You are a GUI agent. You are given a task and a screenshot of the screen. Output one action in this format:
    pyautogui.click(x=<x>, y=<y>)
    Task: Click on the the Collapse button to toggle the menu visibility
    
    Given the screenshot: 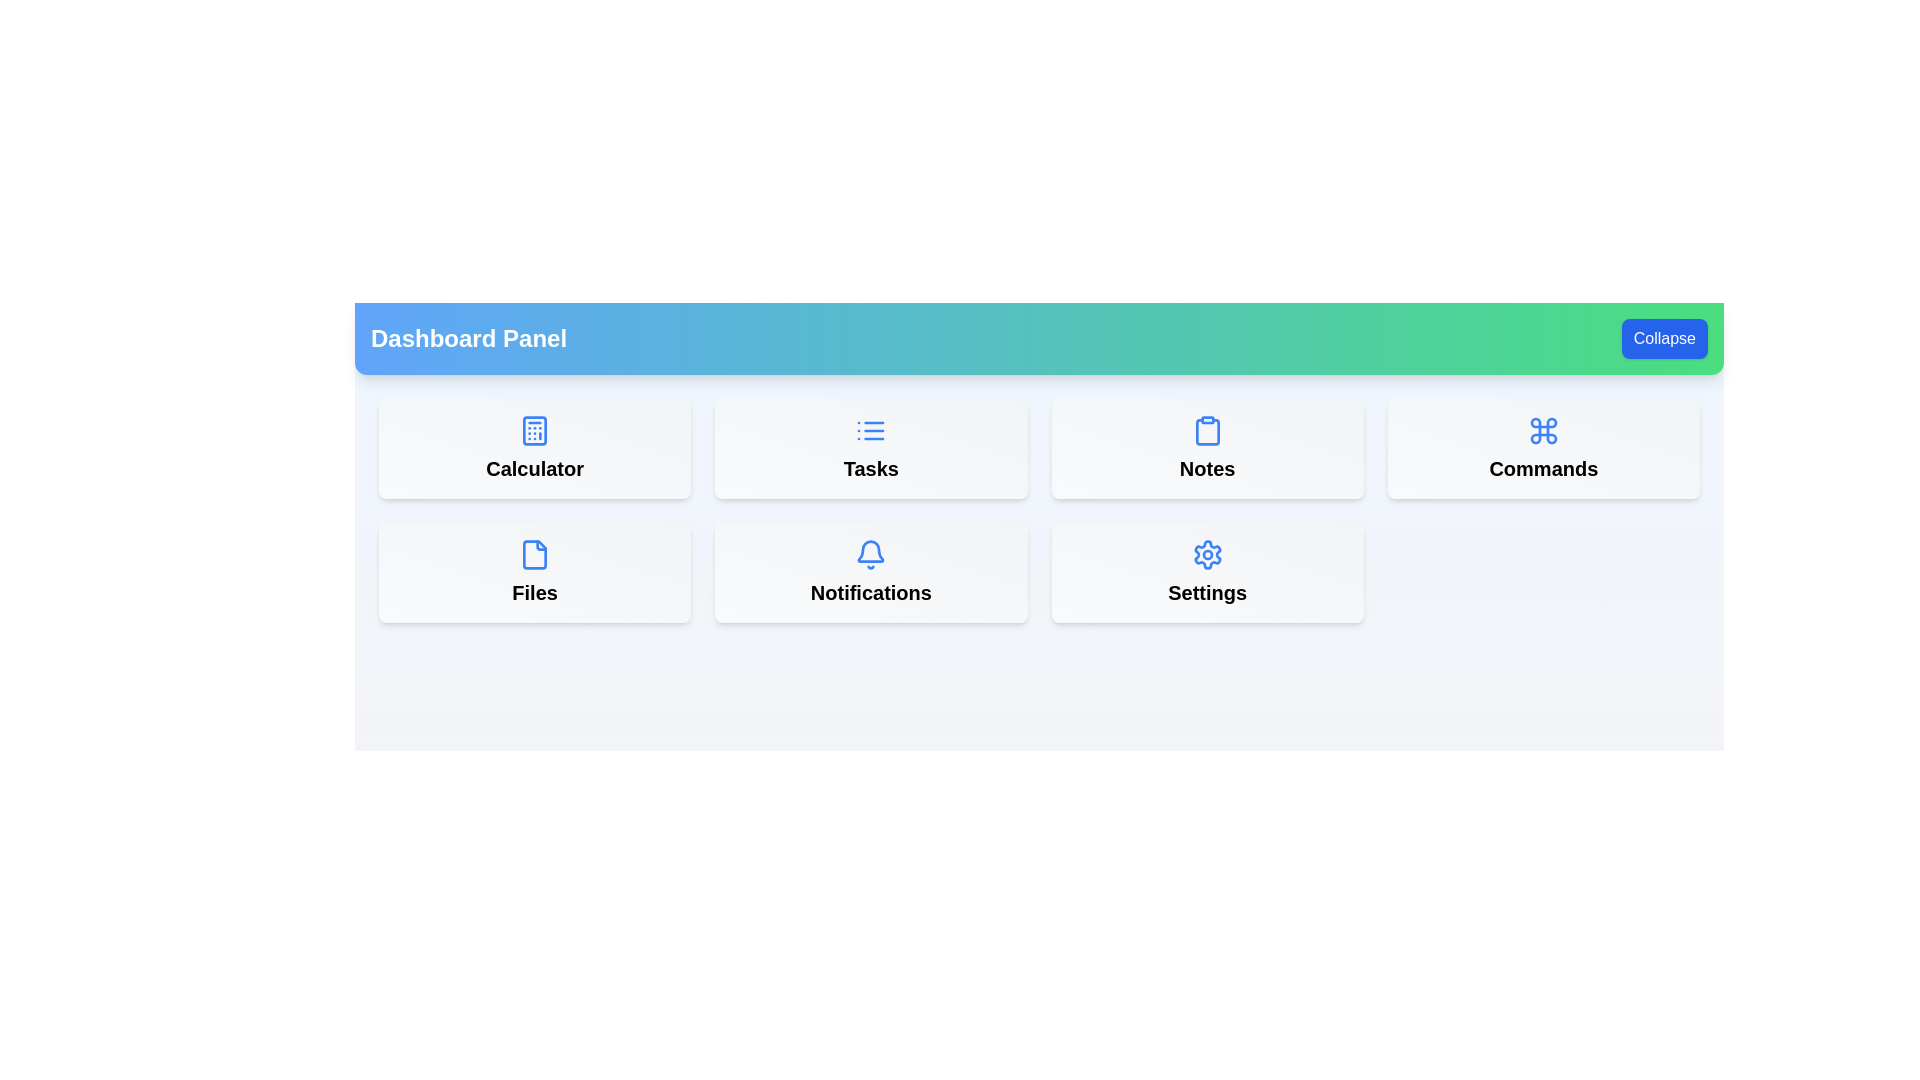 What is the action you would take?
    pyautogui.click(x=1664, y=338)
    